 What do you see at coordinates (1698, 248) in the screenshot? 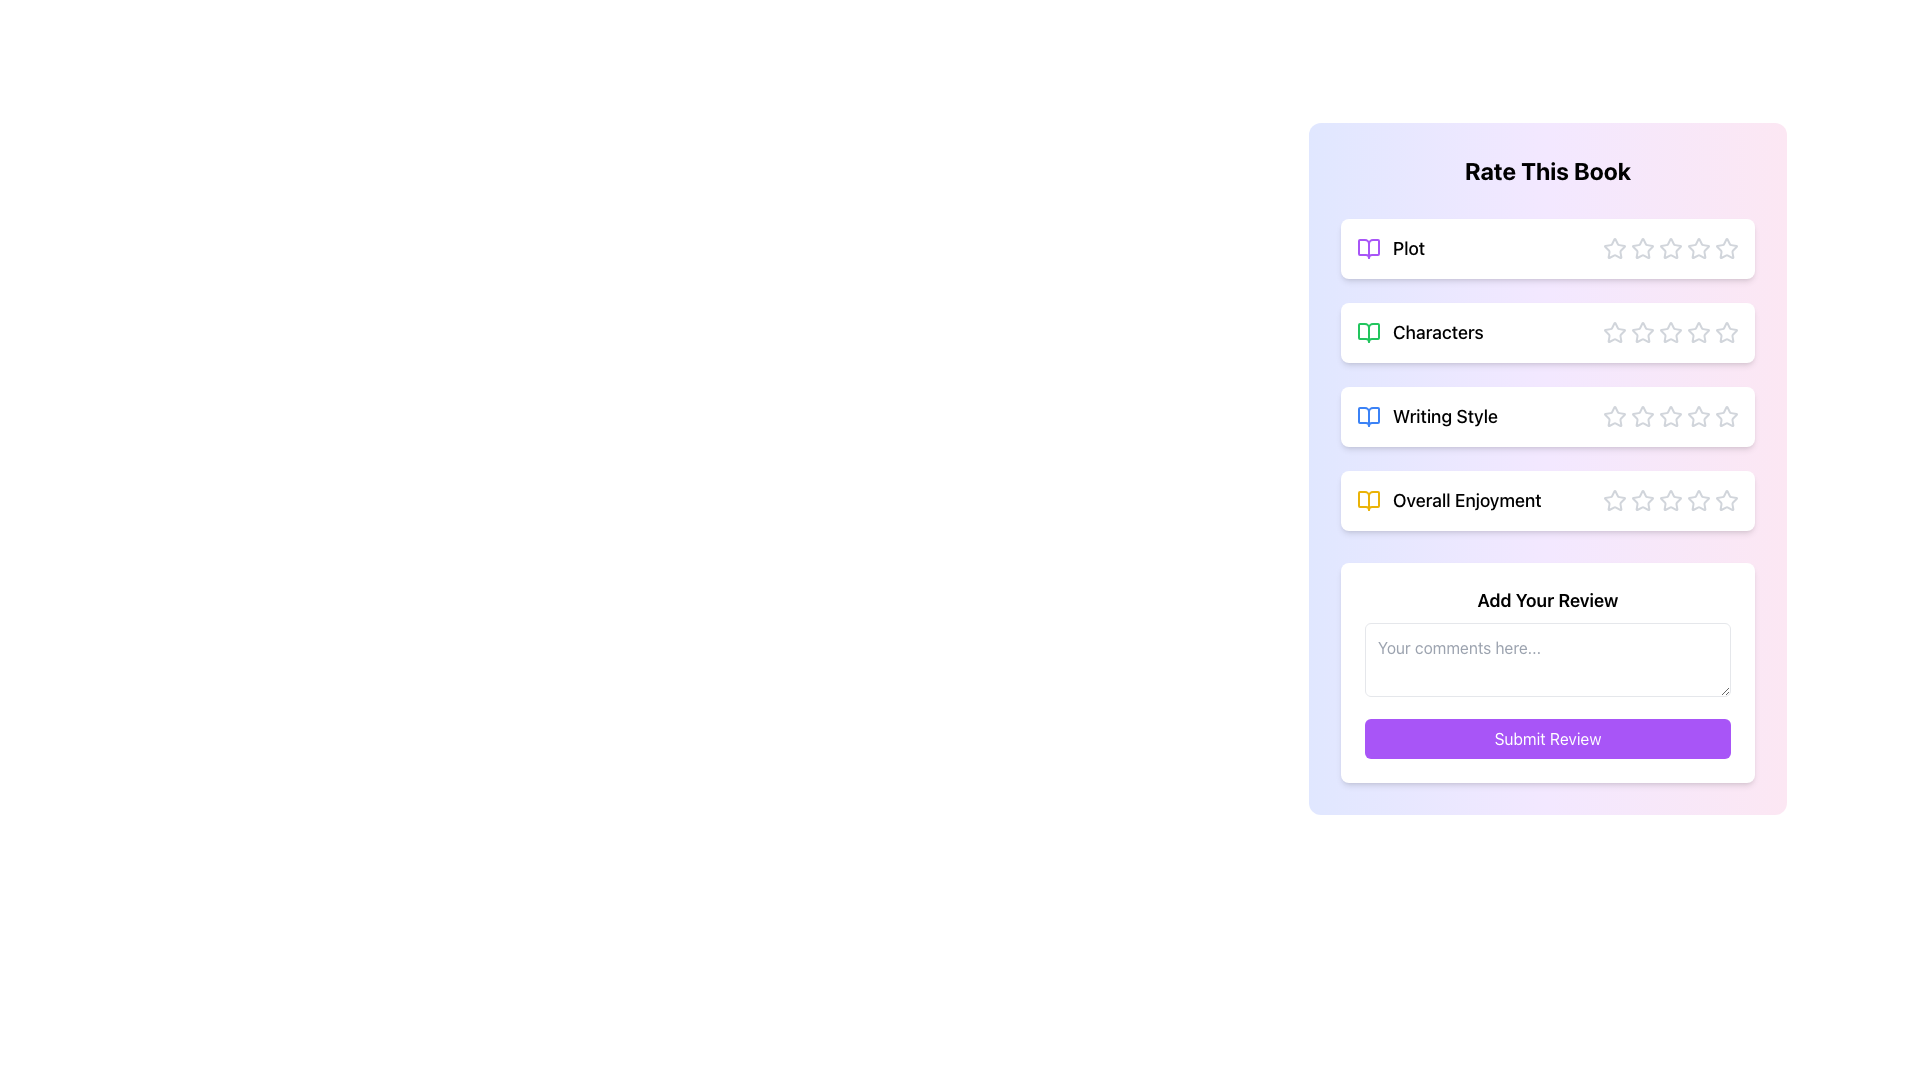
I see `the fifth star in the rating system for the 'Plot' category under 'Rate This Book.'` at bounding box center [1698, 248].